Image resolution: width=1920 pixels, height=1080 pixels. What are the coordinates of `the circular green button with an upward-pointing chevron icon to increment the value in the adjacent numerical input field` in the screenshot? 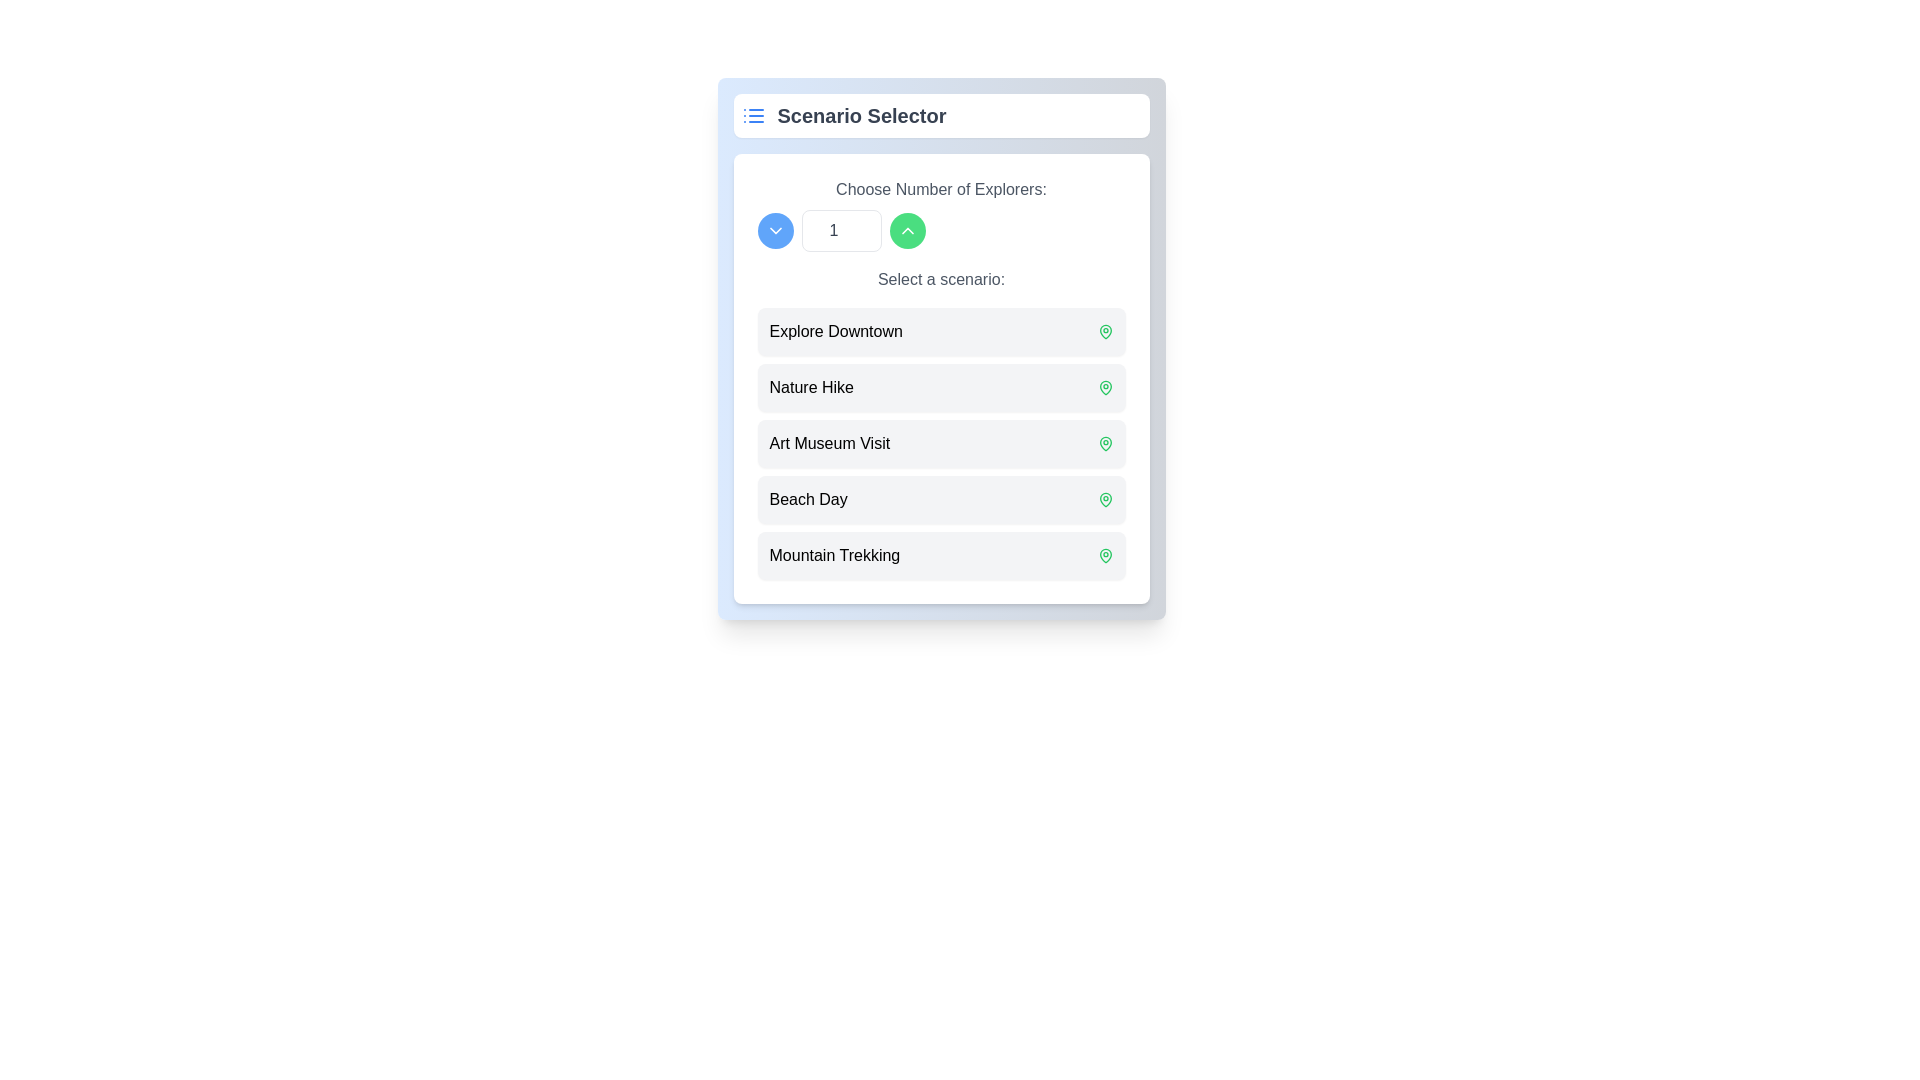 It's located at (906, 230).